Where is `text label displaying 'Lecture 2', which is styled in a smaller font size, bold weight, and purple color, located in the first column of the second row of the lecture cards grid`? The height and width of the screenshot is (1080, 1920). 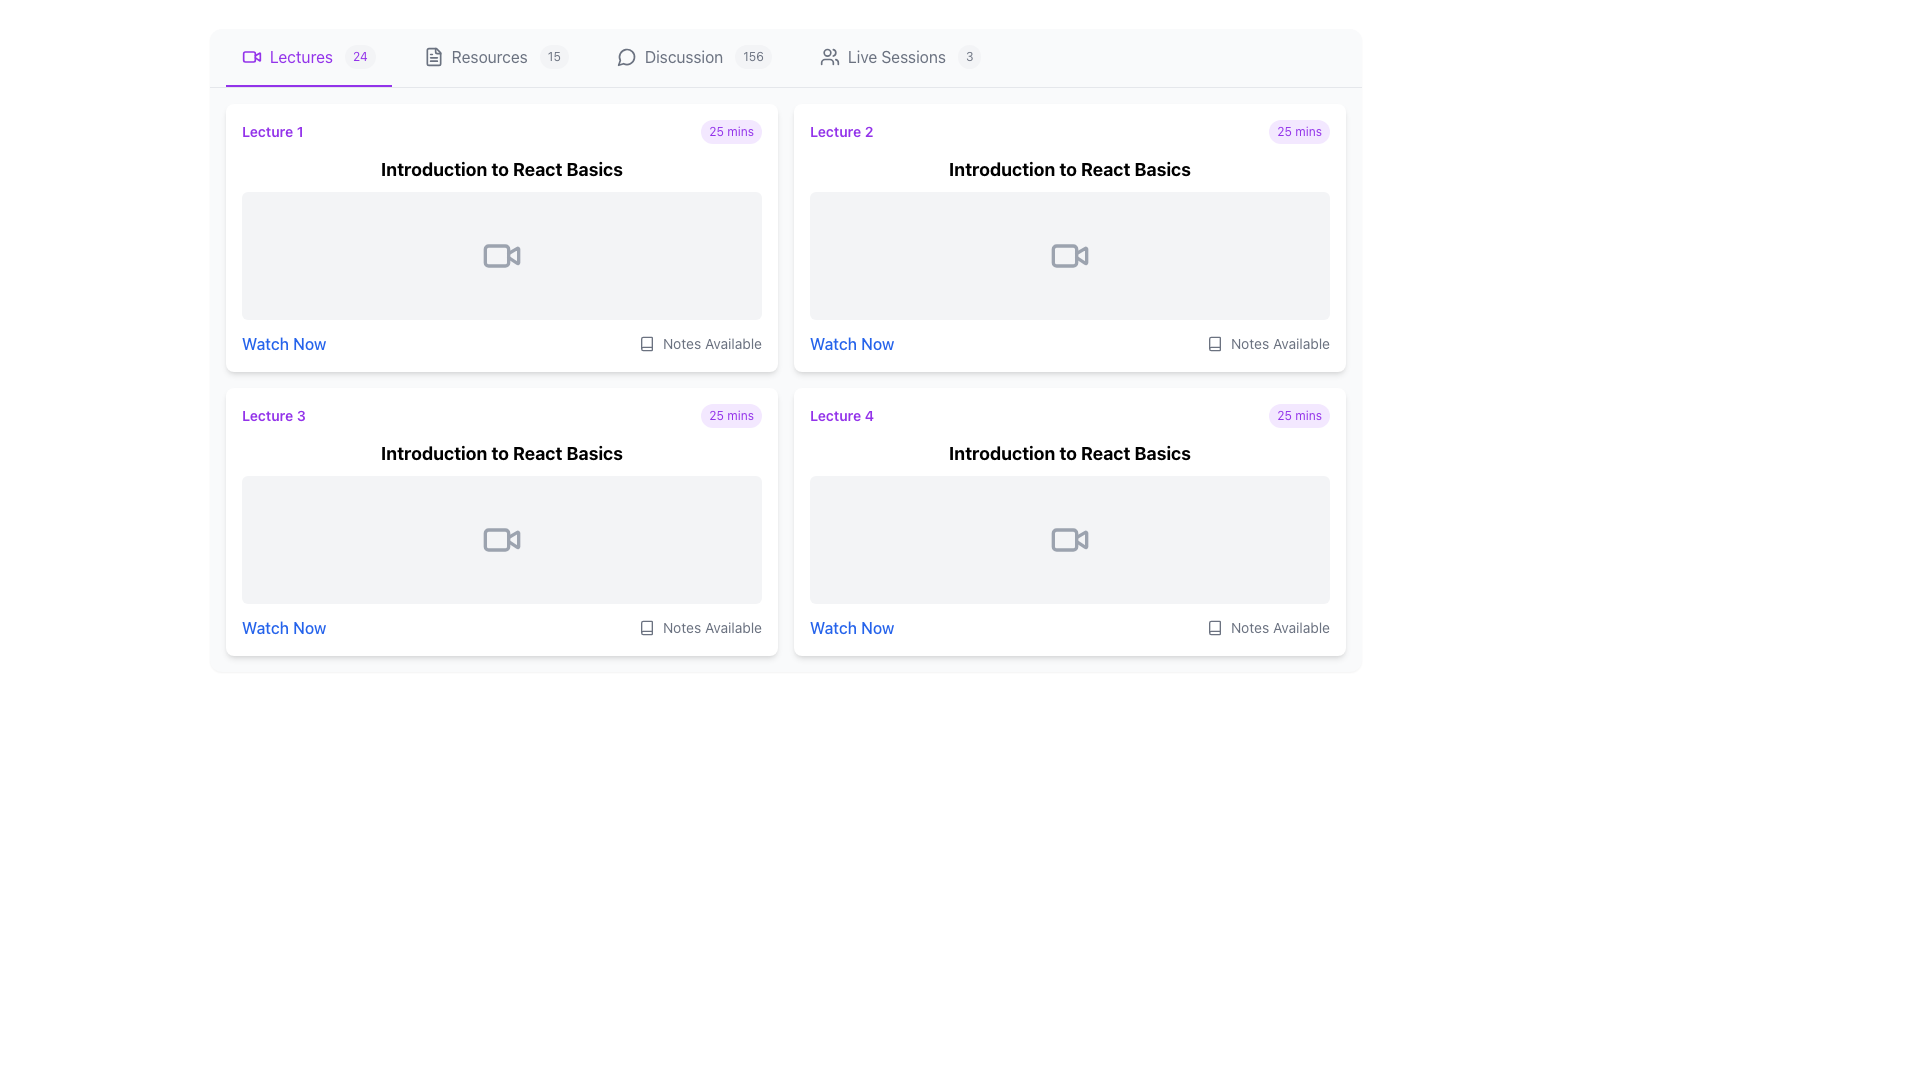 text label displaying 'Lecture 2', which is styled in a smaller font size, bold weight, and purple color, located in the first column of the second row of the lecture cards grid is located at coordinates (841, 131).